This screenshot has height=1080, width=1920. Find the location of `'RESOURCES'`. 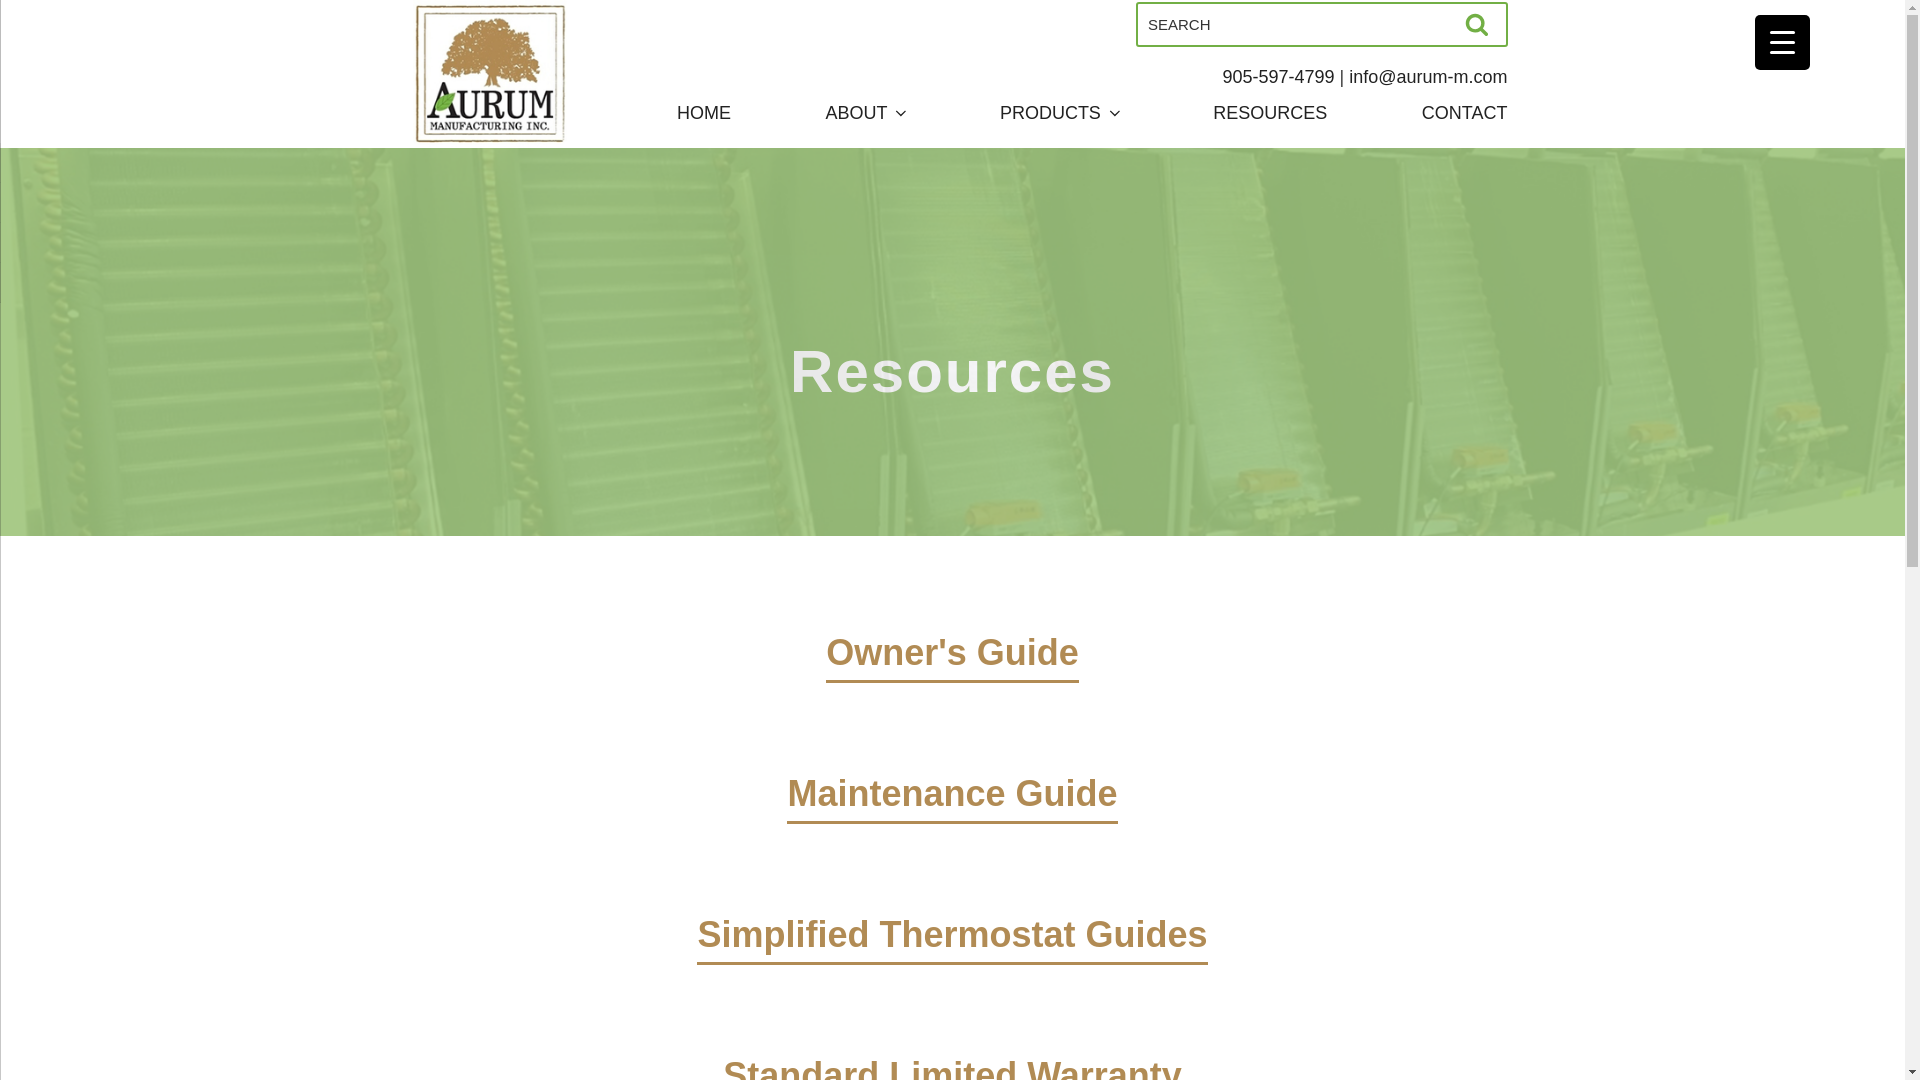

'RESOURCES' is located at coordinates (1269, 113).